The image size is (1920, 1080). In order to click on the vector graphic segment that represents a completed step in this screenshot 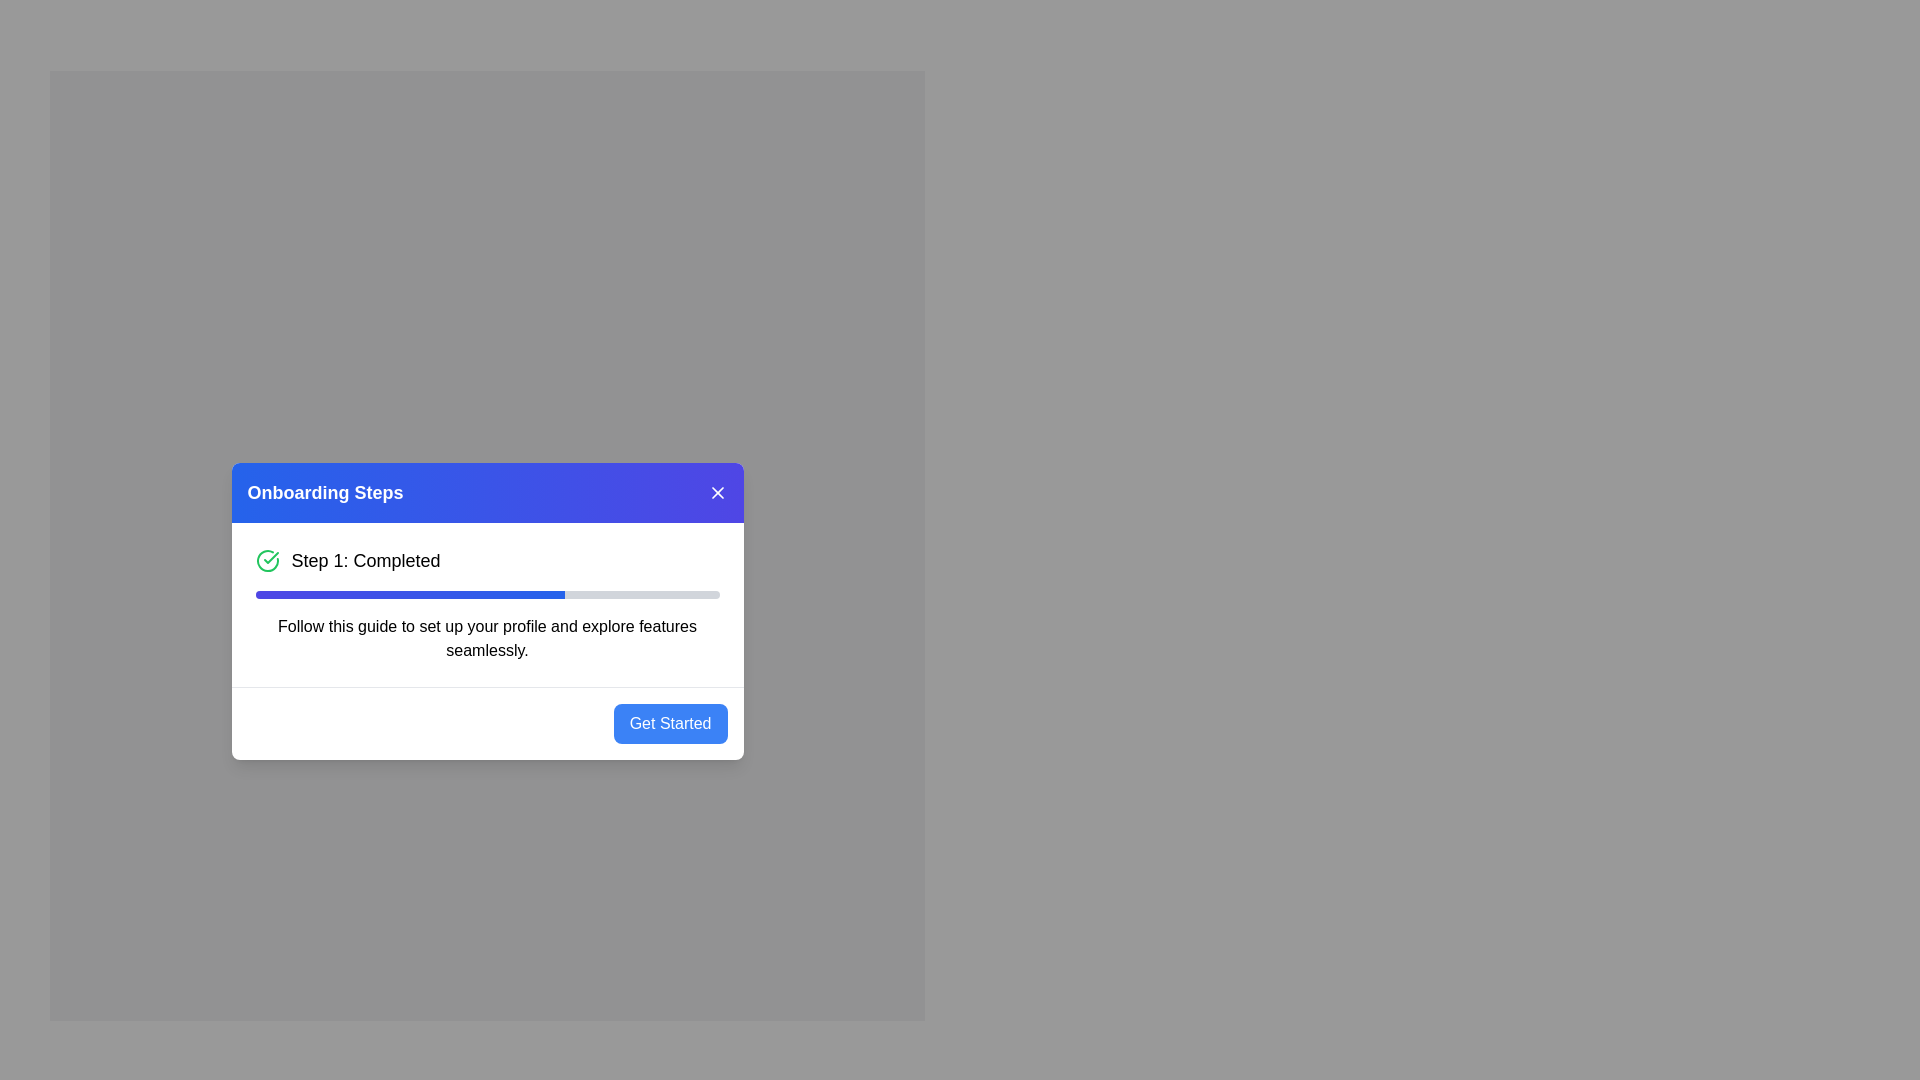, I will do `click(266, 560)`.